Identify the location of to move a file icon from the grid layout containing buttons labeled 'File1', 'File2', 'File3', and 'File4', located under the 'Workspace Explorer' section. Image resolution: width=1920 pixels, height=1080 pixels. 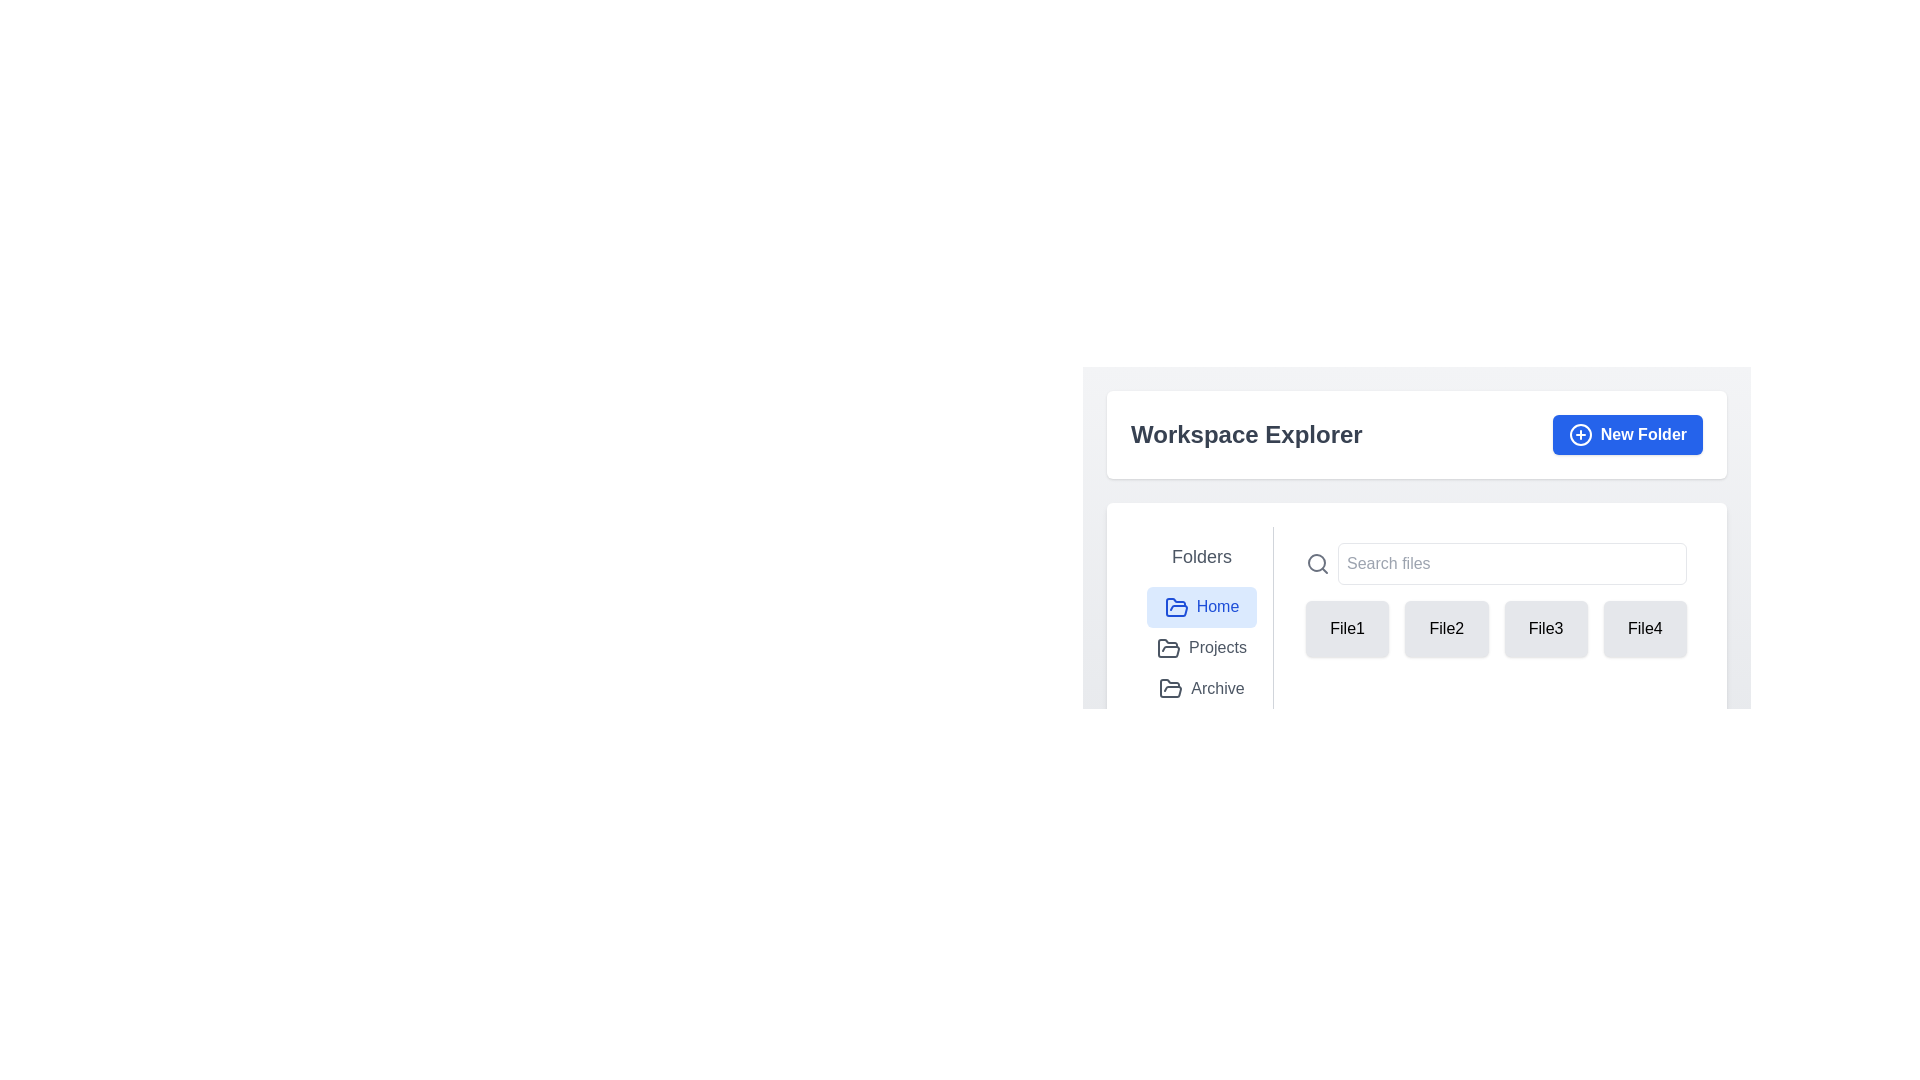
(1496, 627).